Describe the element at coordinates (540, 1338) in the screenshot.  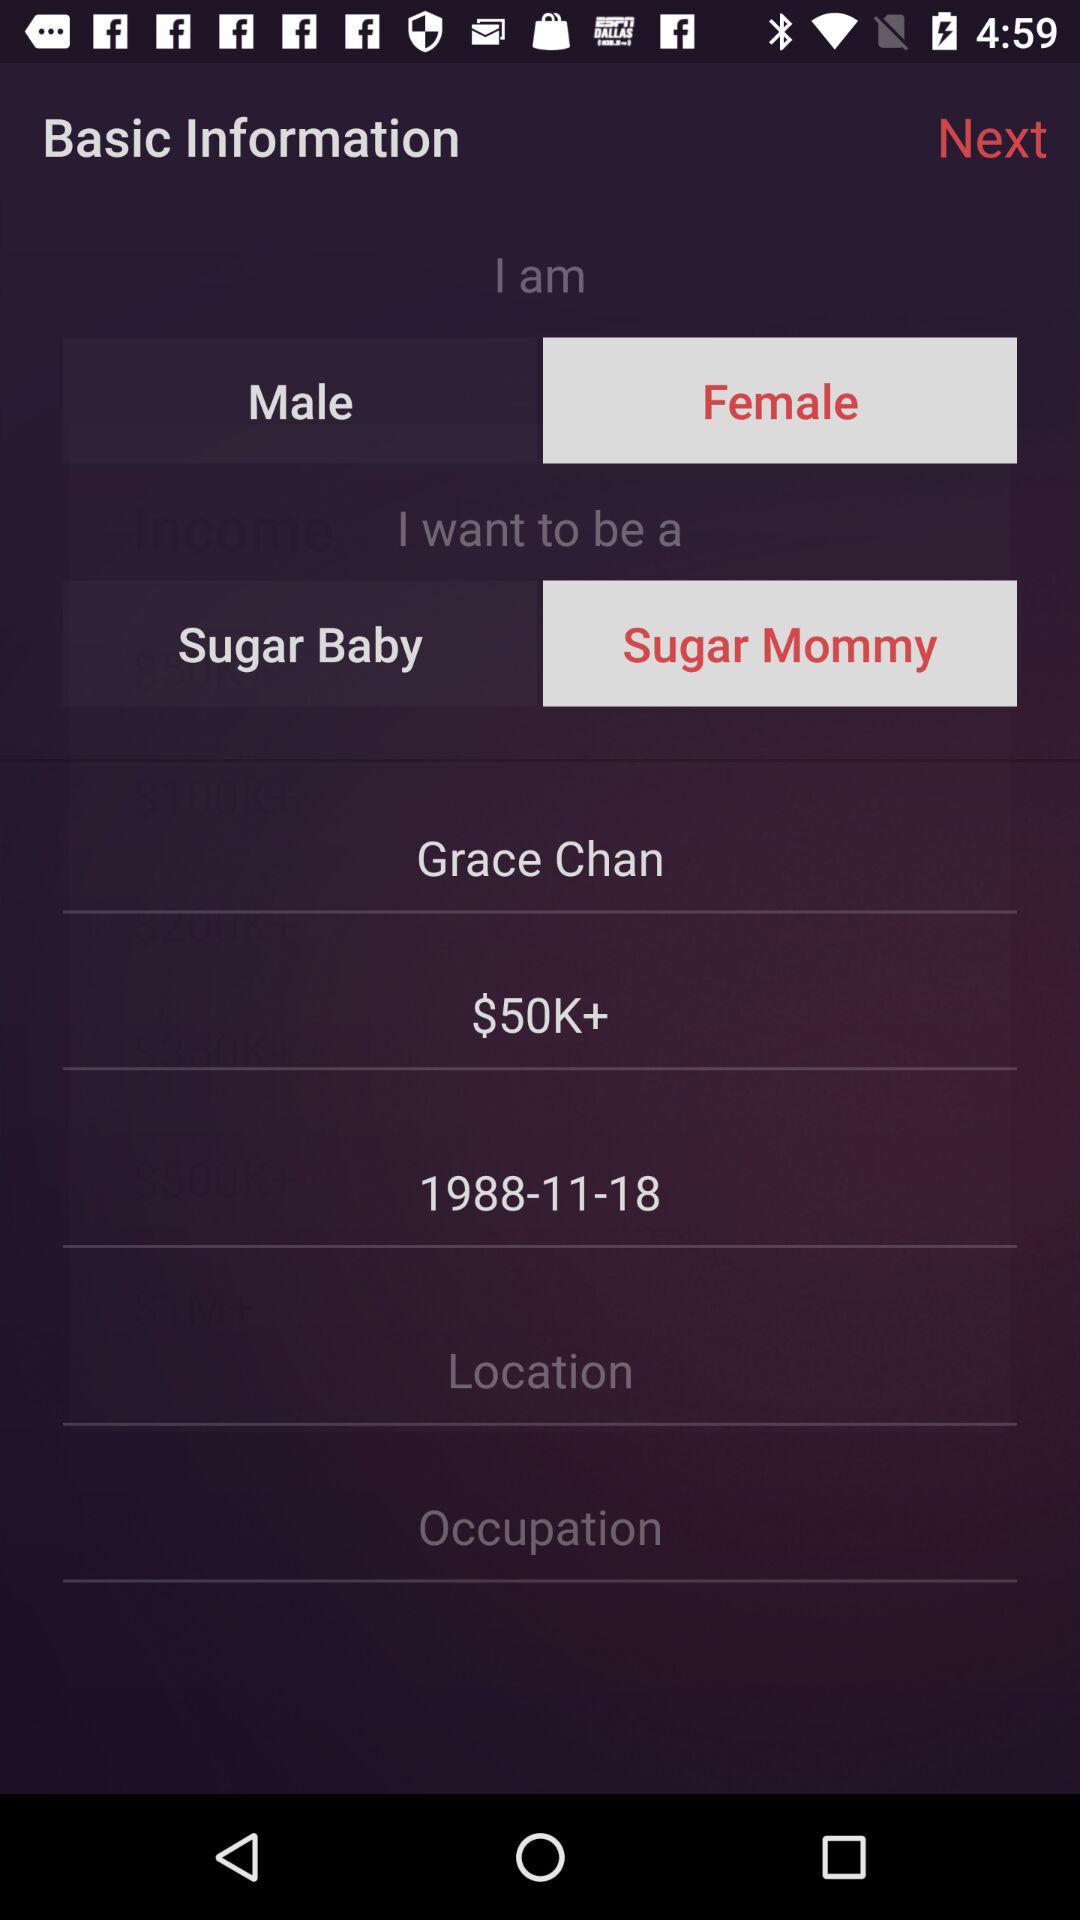
I see `your location` at that location.